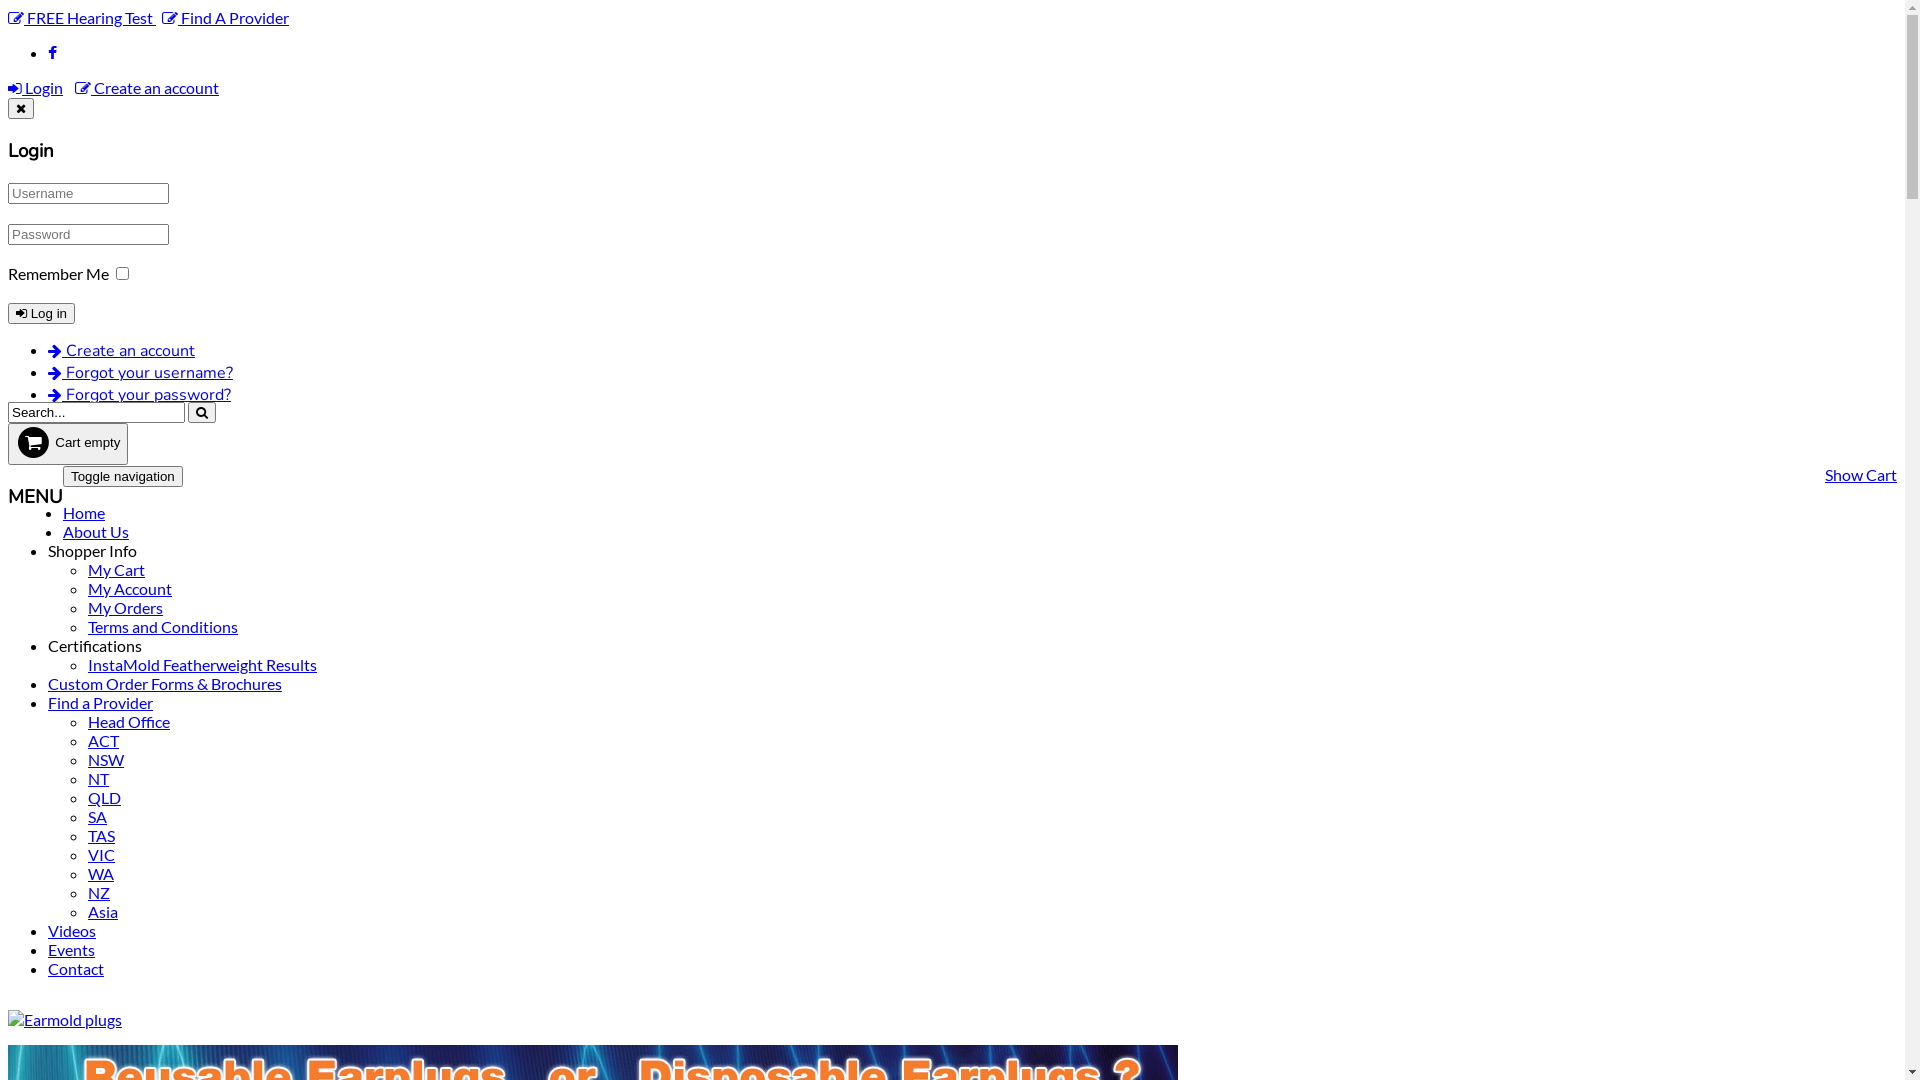  Describe the element at coordinates (202, 664) in the screenshot. I see `'InstaMold Featherweight Results'` at that location.